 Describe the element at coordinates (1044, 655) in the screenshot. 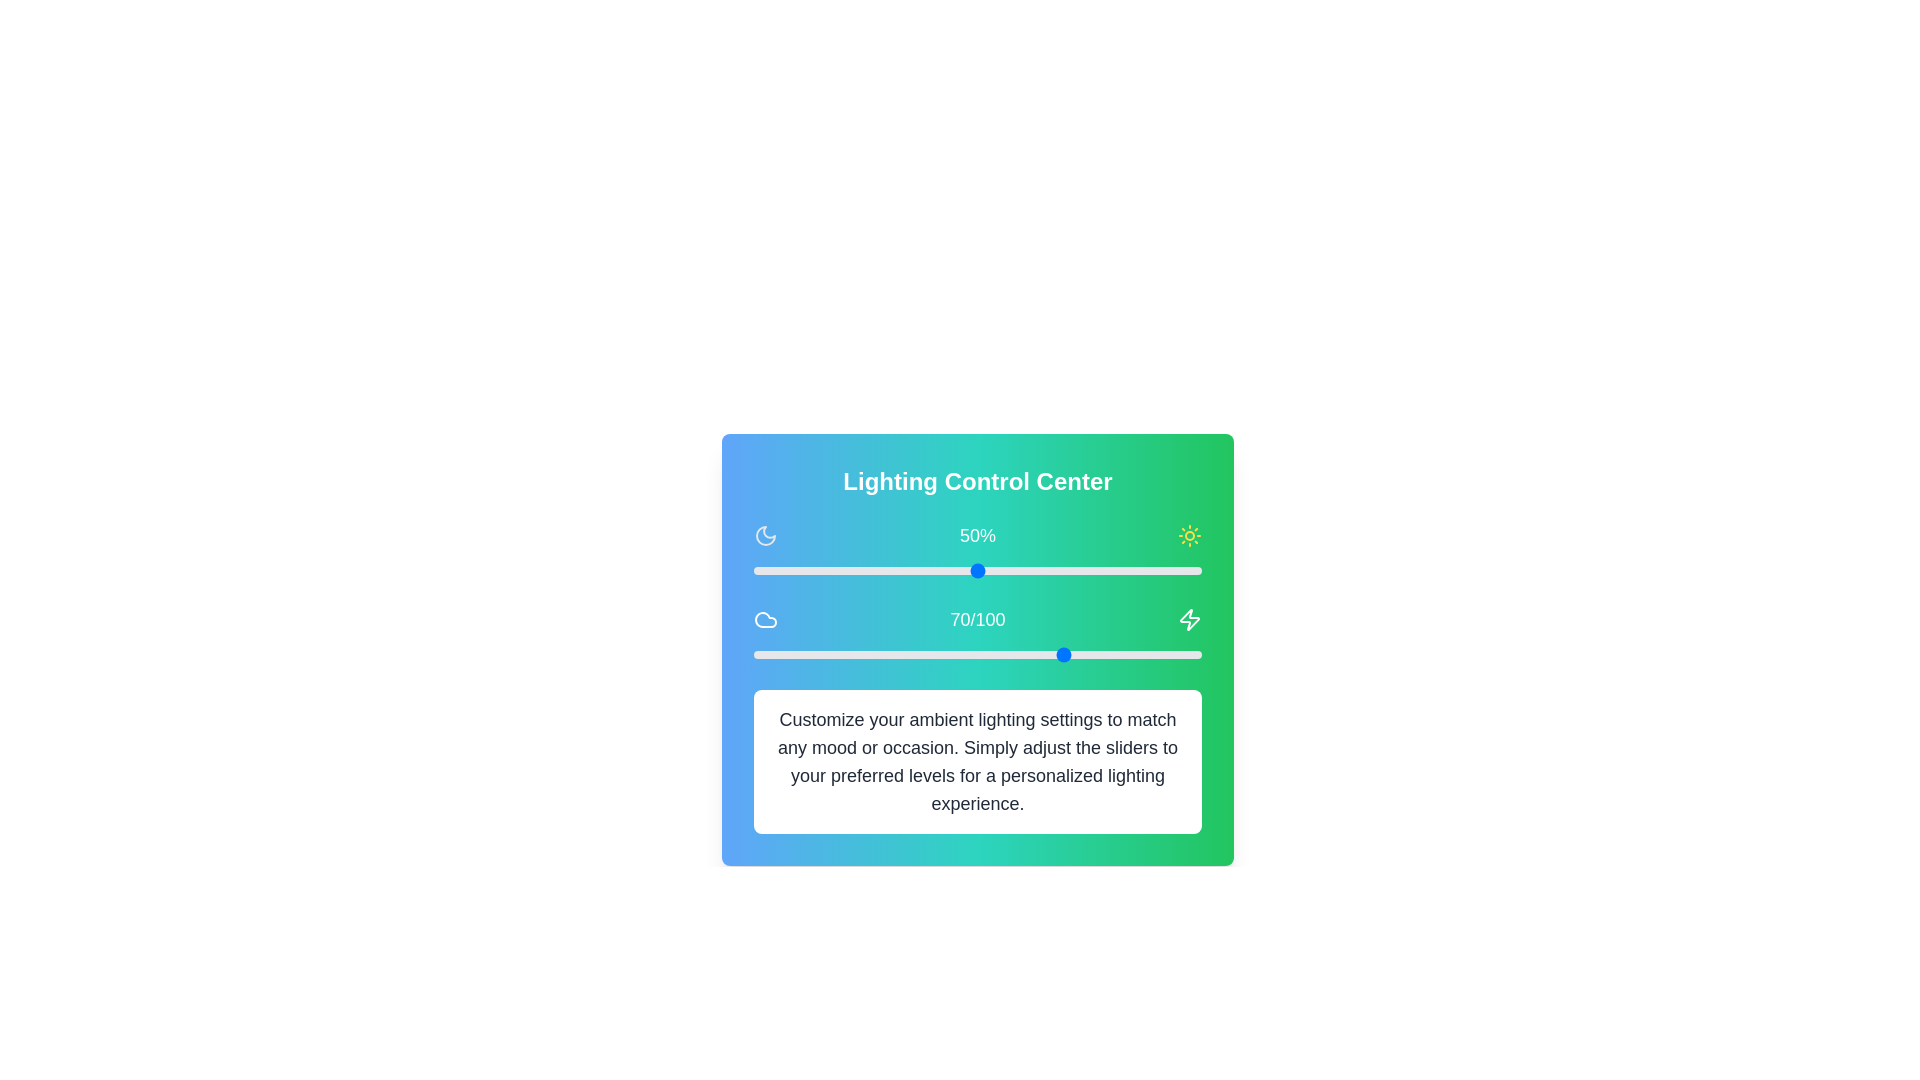

I see `the warmth slider to set the warmth level to 65 (0-100)` at that location.